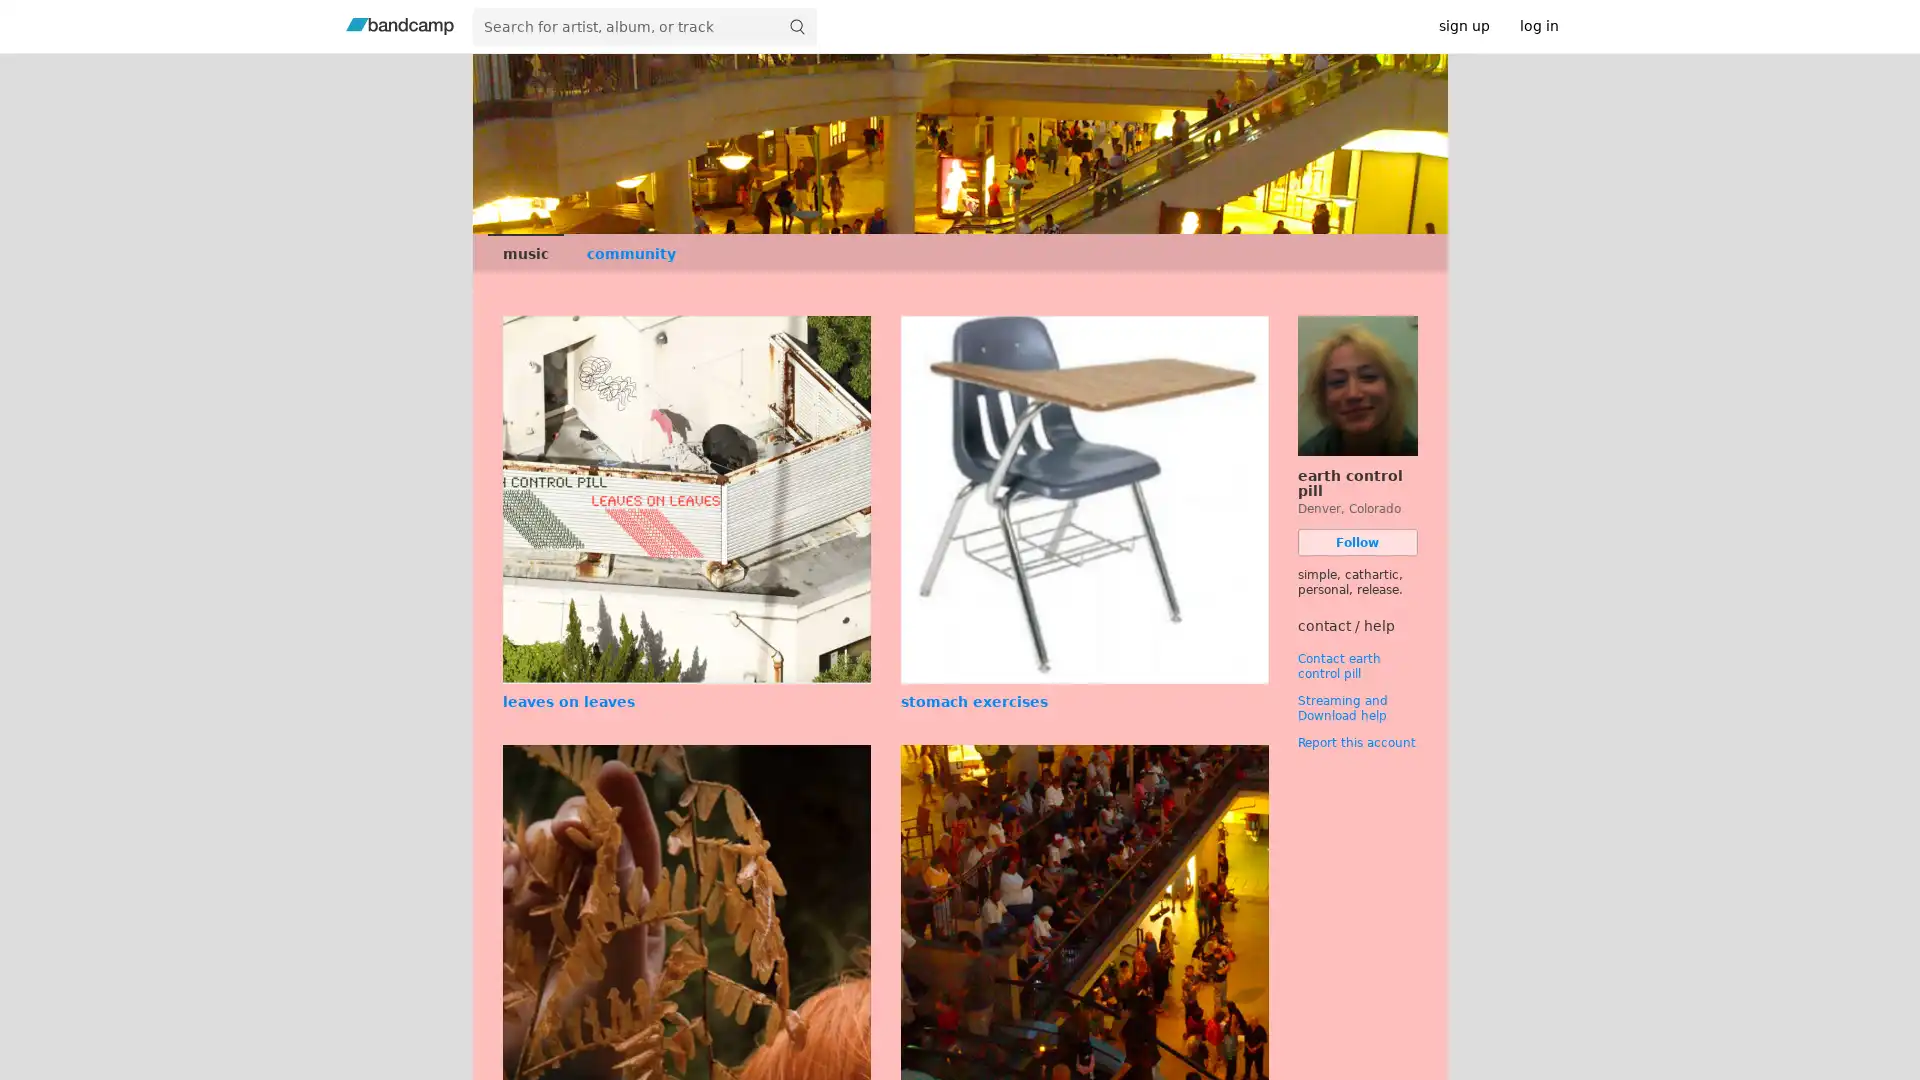 The image size is (1920, 1080). I want to click on submit for full search page, so click(795, 26).